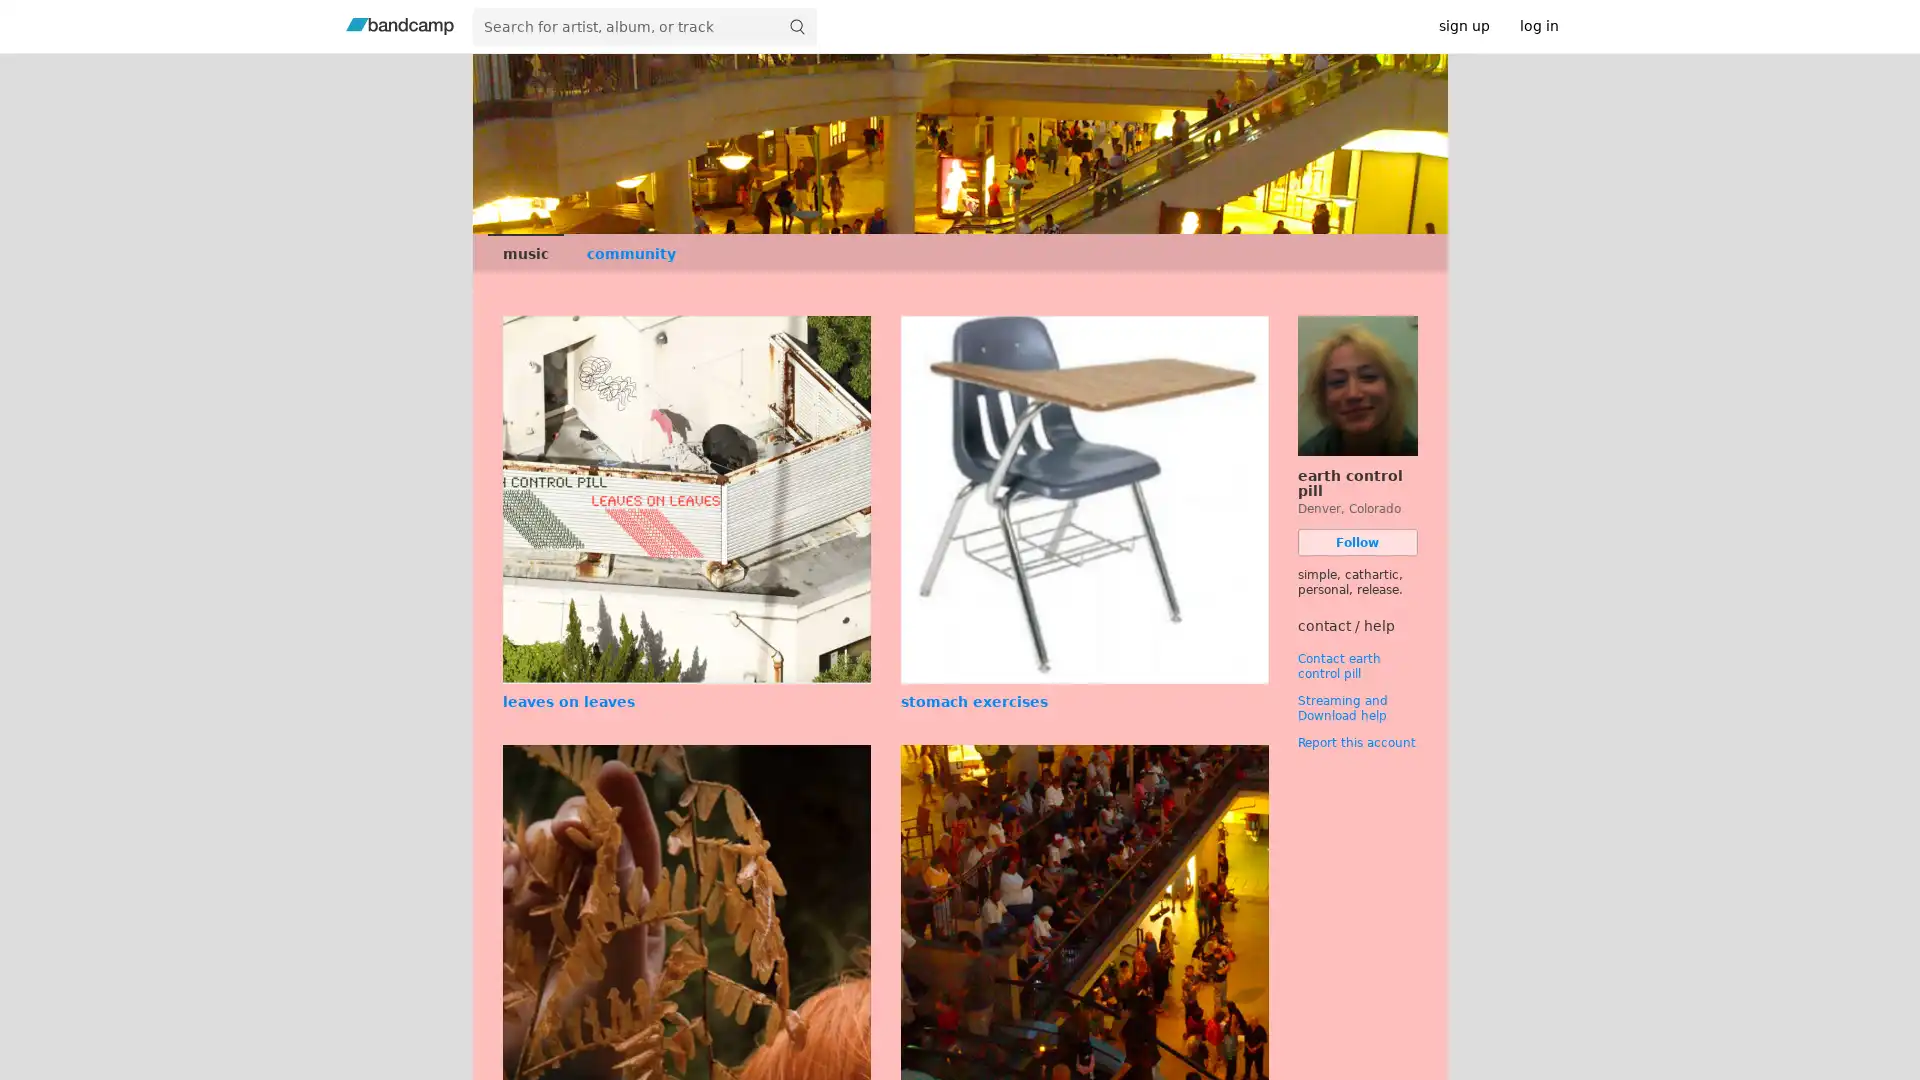 The image size is (1920, 1080). I want to click on submit for full search page, so click(795, 26).